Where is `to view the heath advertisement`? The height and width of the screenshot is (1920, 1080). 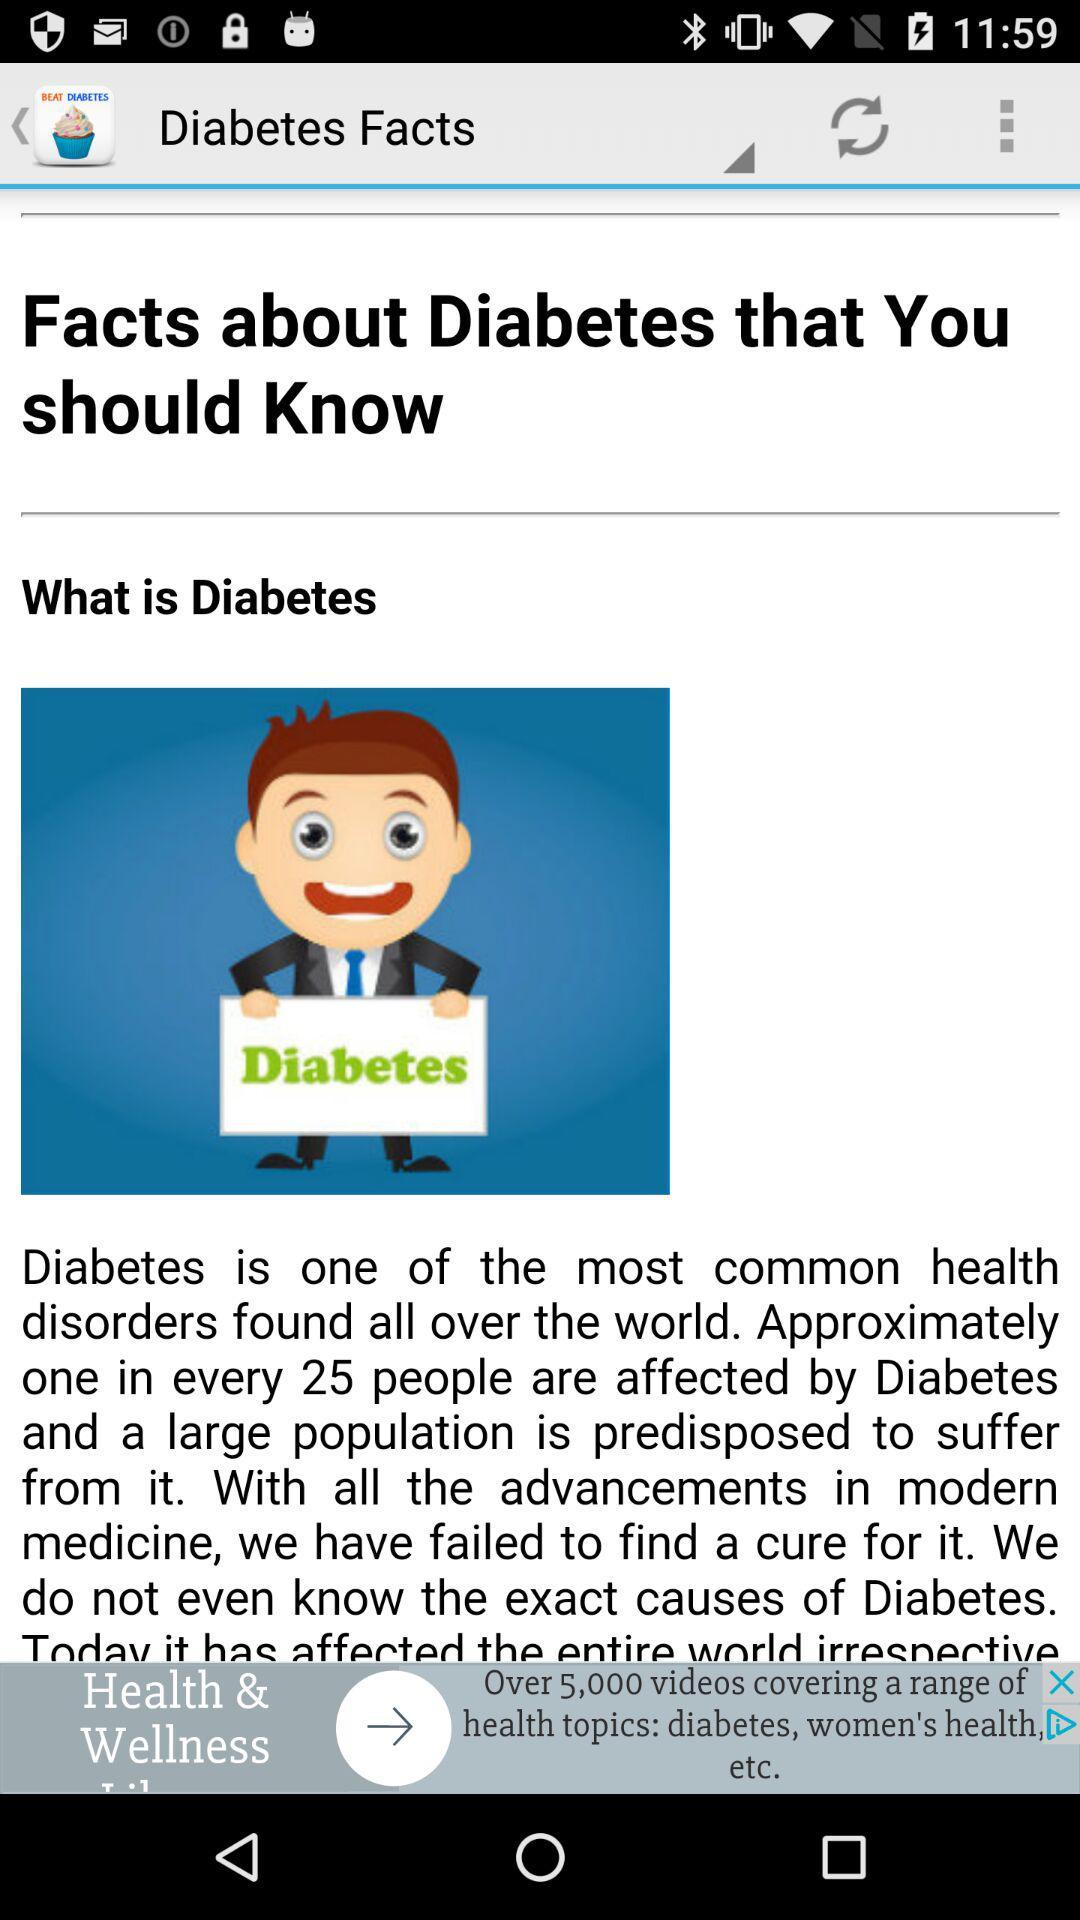 to view the heath advertisement is located at coordinates (540, 1727).